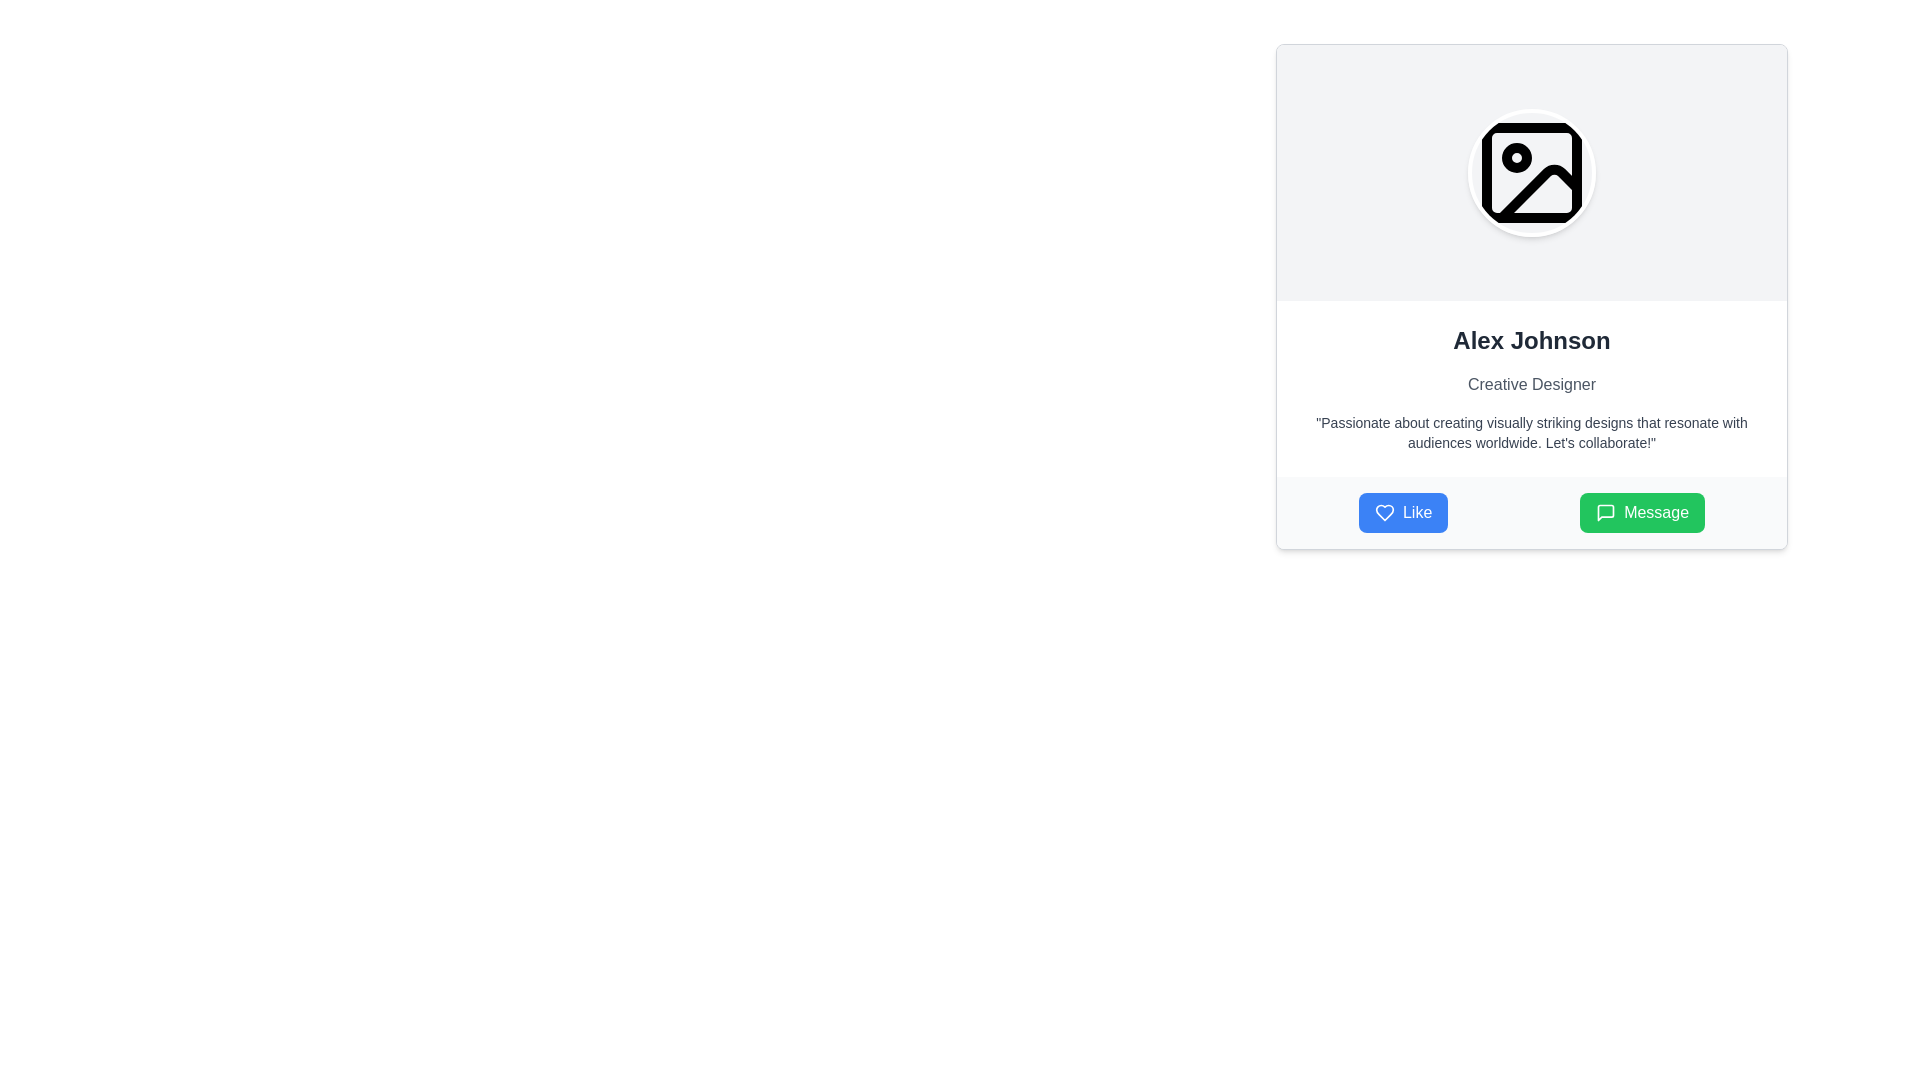 This screenshot has height=1080, width=1920. Describe the element at coordinates (1402, 512) in the screenshot. I see `the 'Like' button located in the bottom section of the card-like component, positioned to the left of the 'Message' button` at that location.